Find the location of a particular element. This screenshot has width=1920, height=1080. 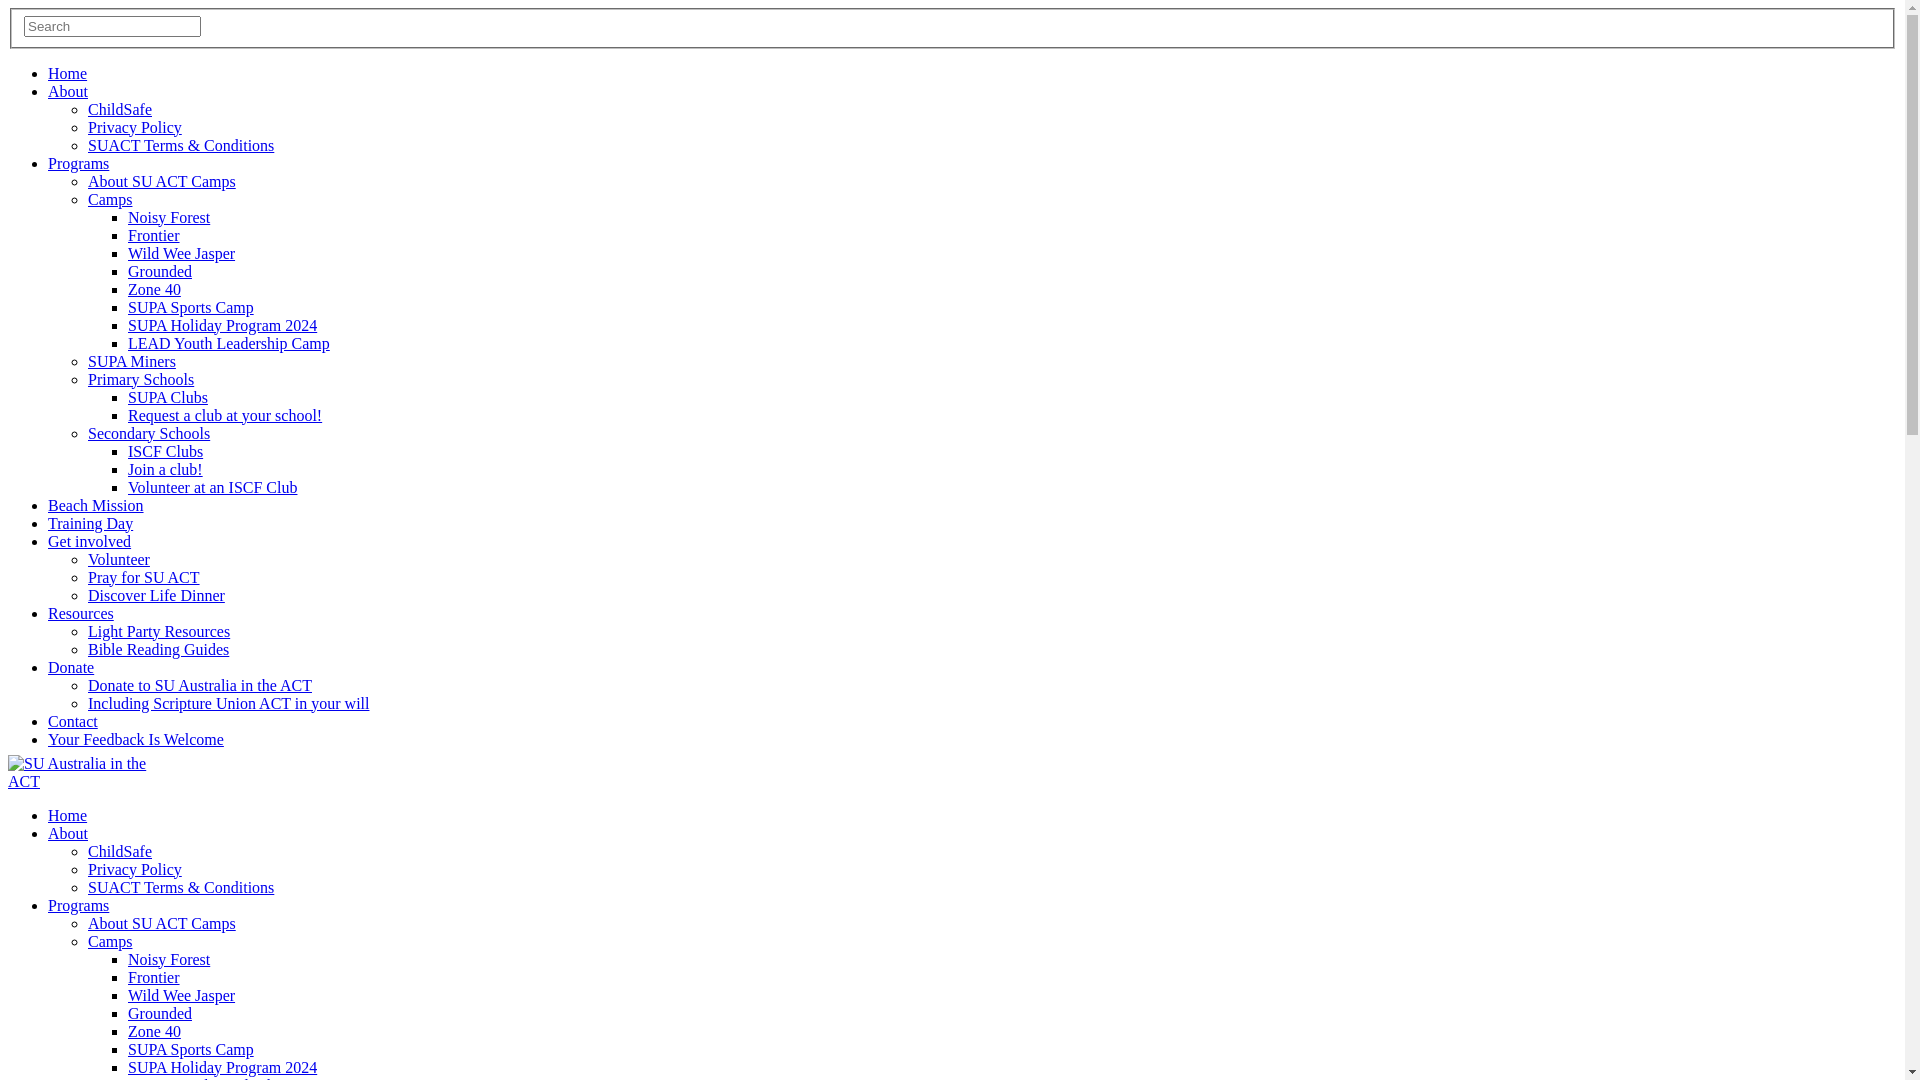

'SUPA Miners' is located at coordinates (130, 361).